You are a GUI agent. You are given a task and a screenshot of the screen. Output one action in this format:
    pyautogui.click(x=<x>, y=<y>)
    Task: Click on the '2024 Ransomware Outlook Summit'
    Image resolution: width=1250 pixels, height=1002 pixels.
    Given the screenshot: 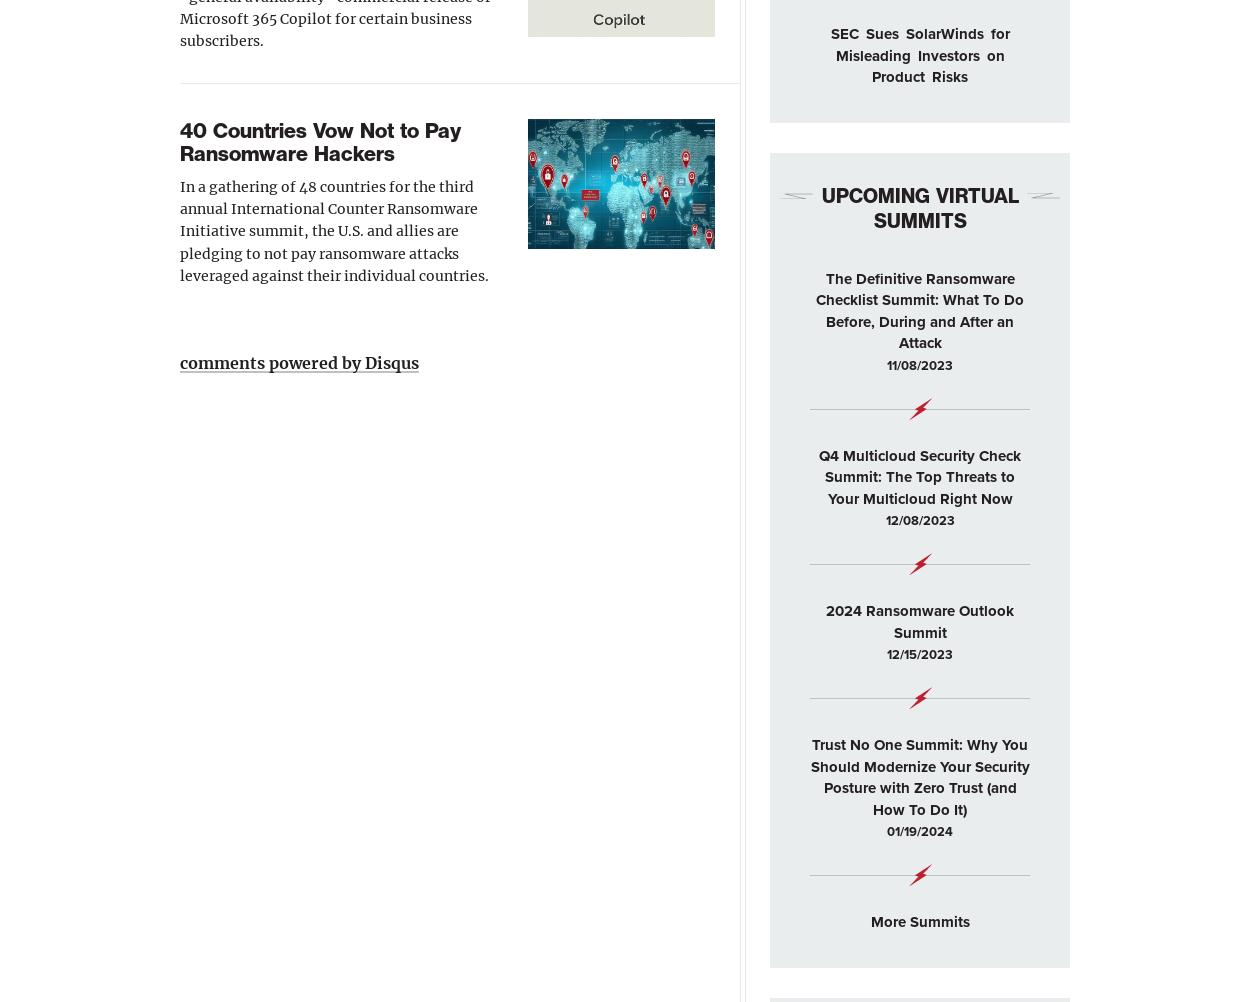 What is the action you would take?
    pyautogui.click(x=825, y=620)
    